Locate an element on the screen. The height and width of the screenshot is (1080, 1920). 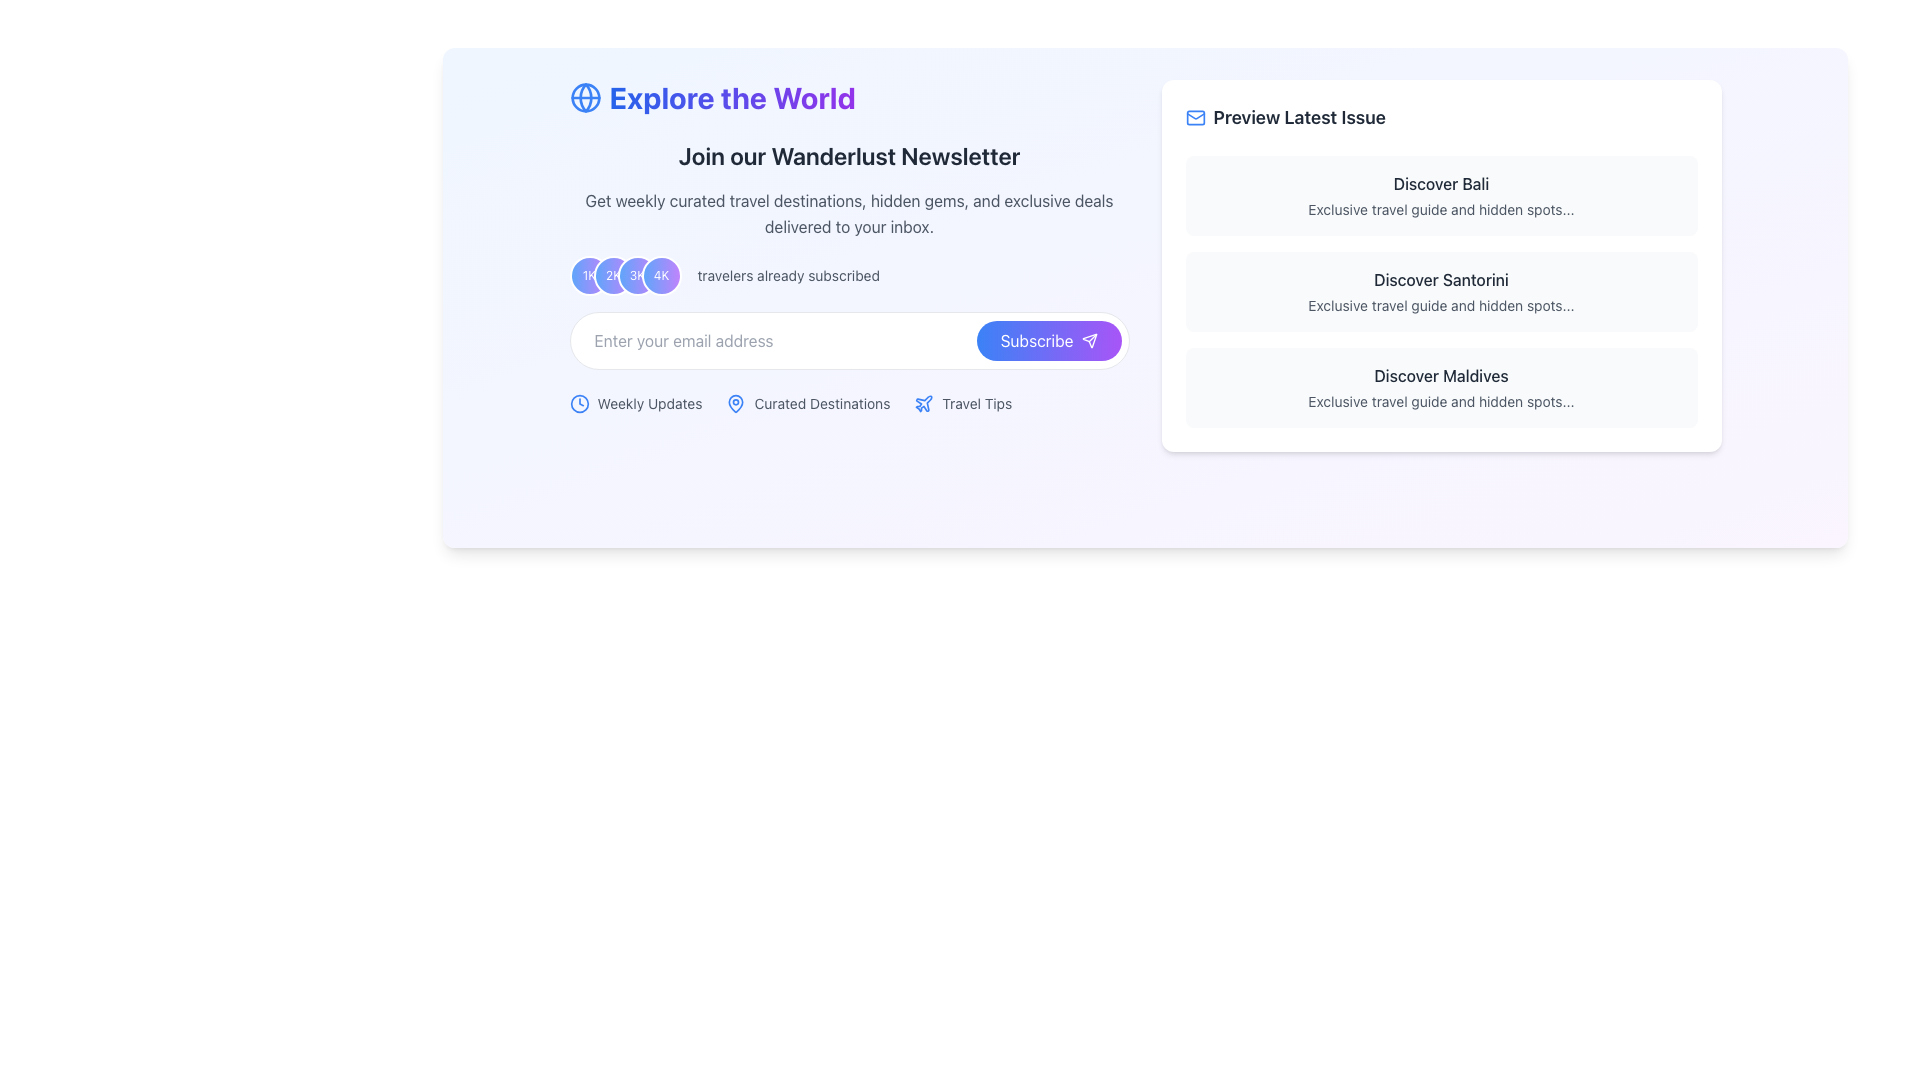
the text element that contains the phrase 'travelers already subscribed', located to the right of the circular icons labeled '1K', '2K', '3K', and '4K' is located at coordinates (787, 276).